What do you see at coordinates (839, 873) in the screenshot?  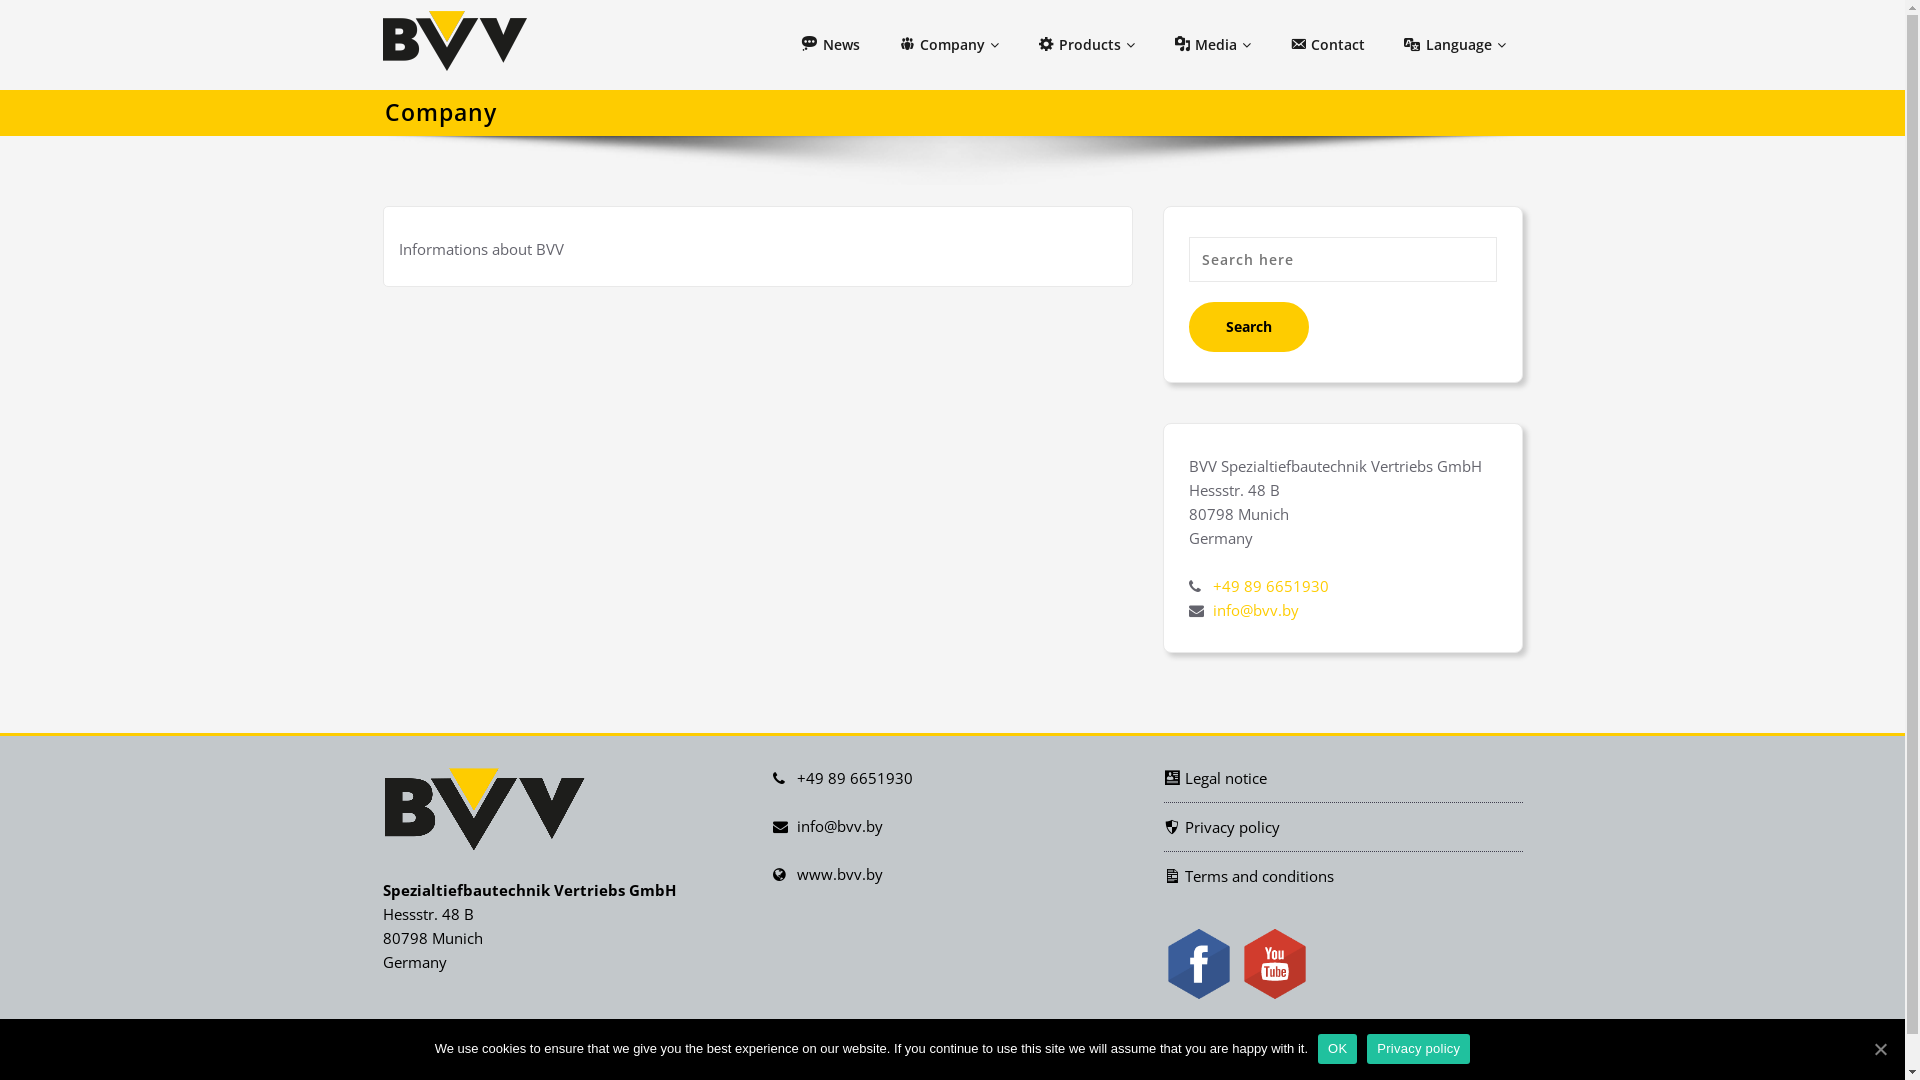 I see `'www.bvv.by'` at bounding box center [839, 873].